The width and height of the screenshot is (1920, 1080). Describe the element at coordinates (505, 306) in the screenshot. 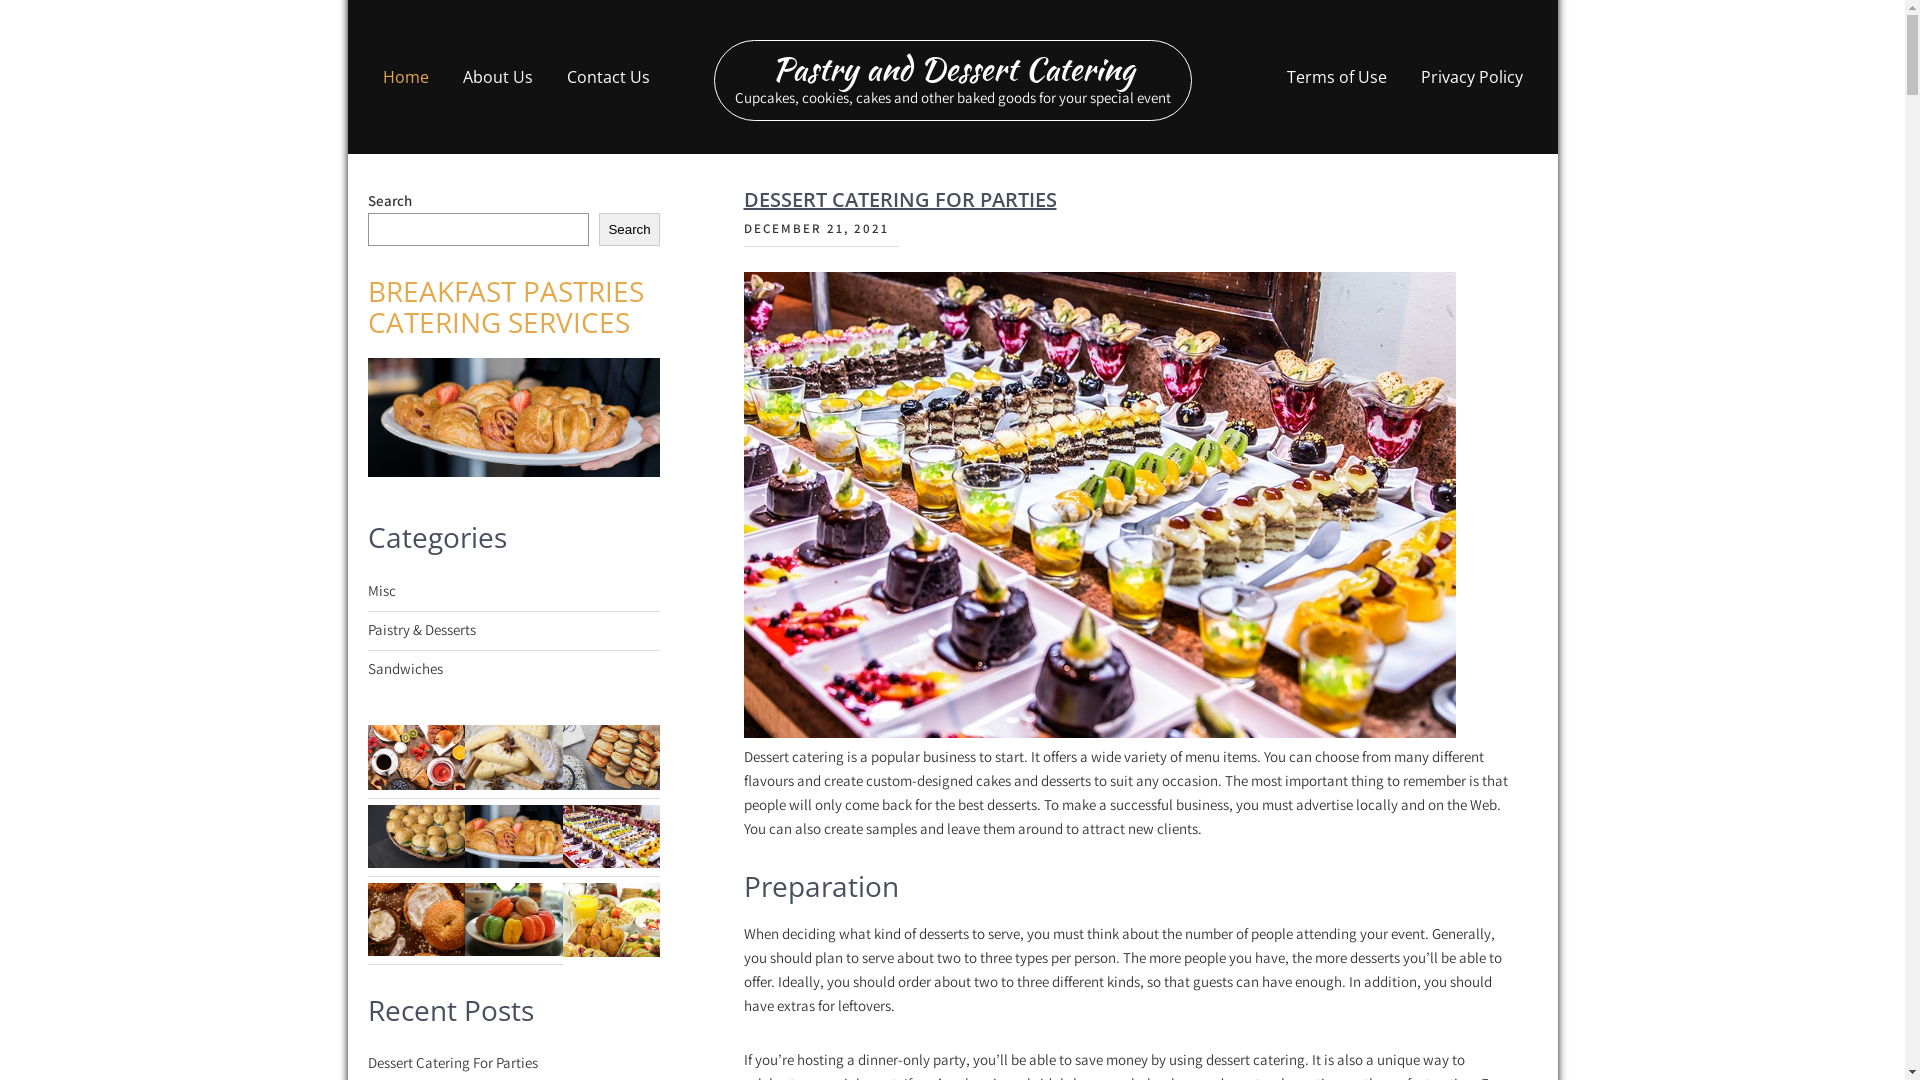

I see `'BREAKFAST PASTRIES CATERING SERVICES'` at that location.